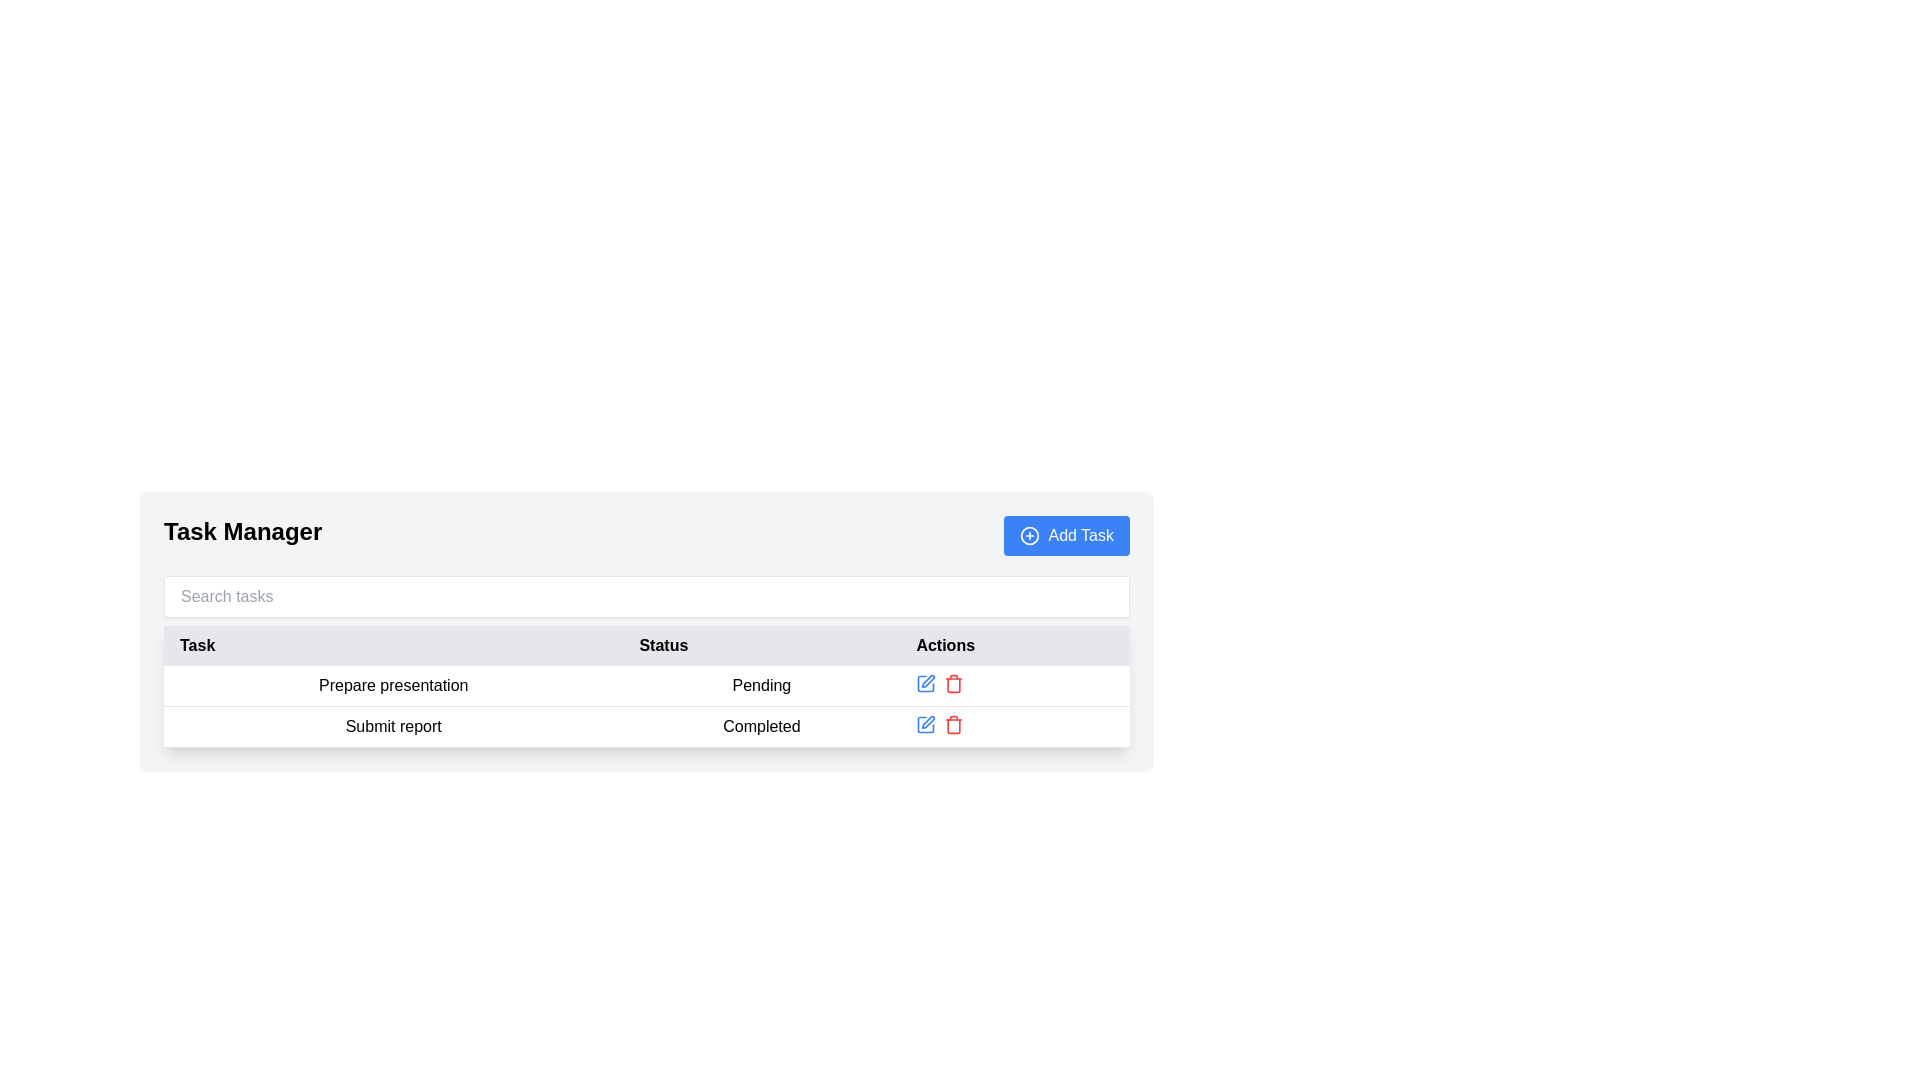  I want to click on the pen icon (Edit) located under the 'Actions' column of the second row in the table of the 'Task Manager' section, so click(927, 680).